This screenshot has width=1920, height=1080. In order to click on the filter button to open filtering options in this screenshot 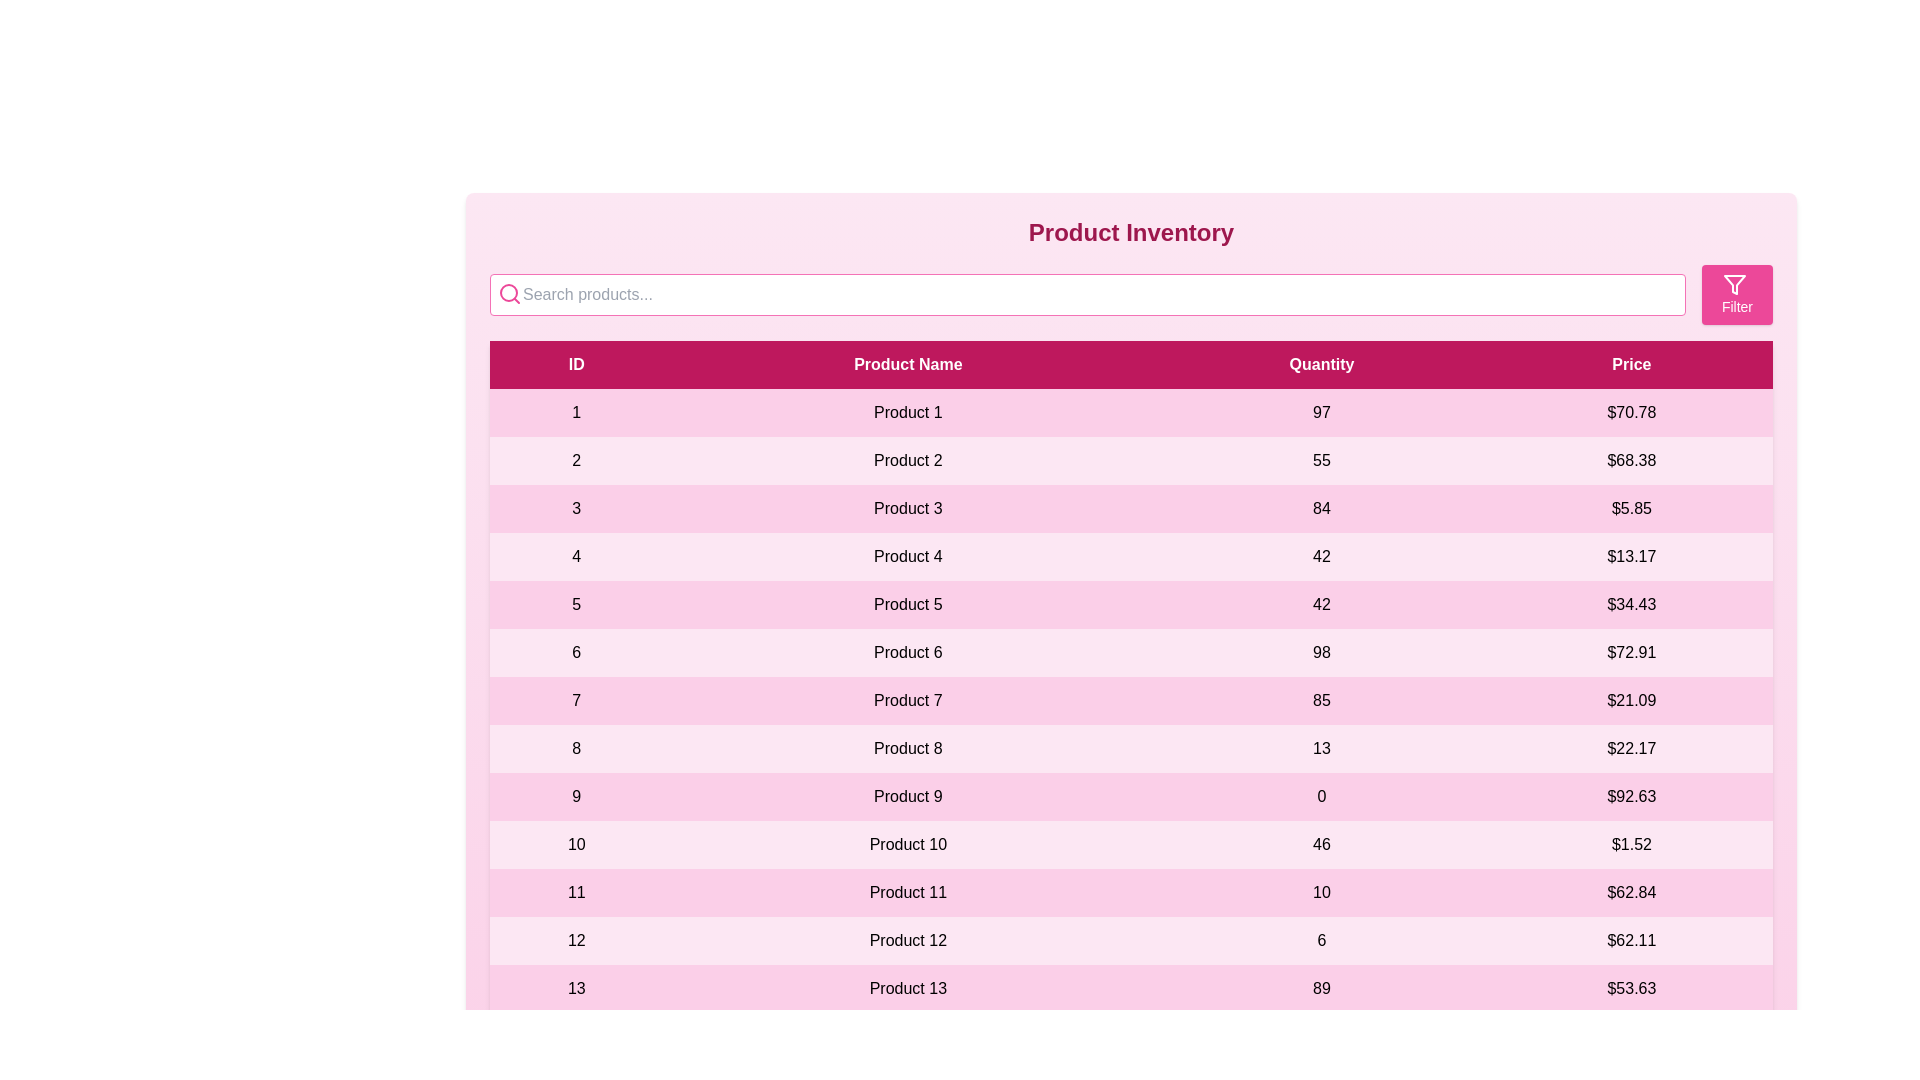, I will do `click(1736, 294)`.